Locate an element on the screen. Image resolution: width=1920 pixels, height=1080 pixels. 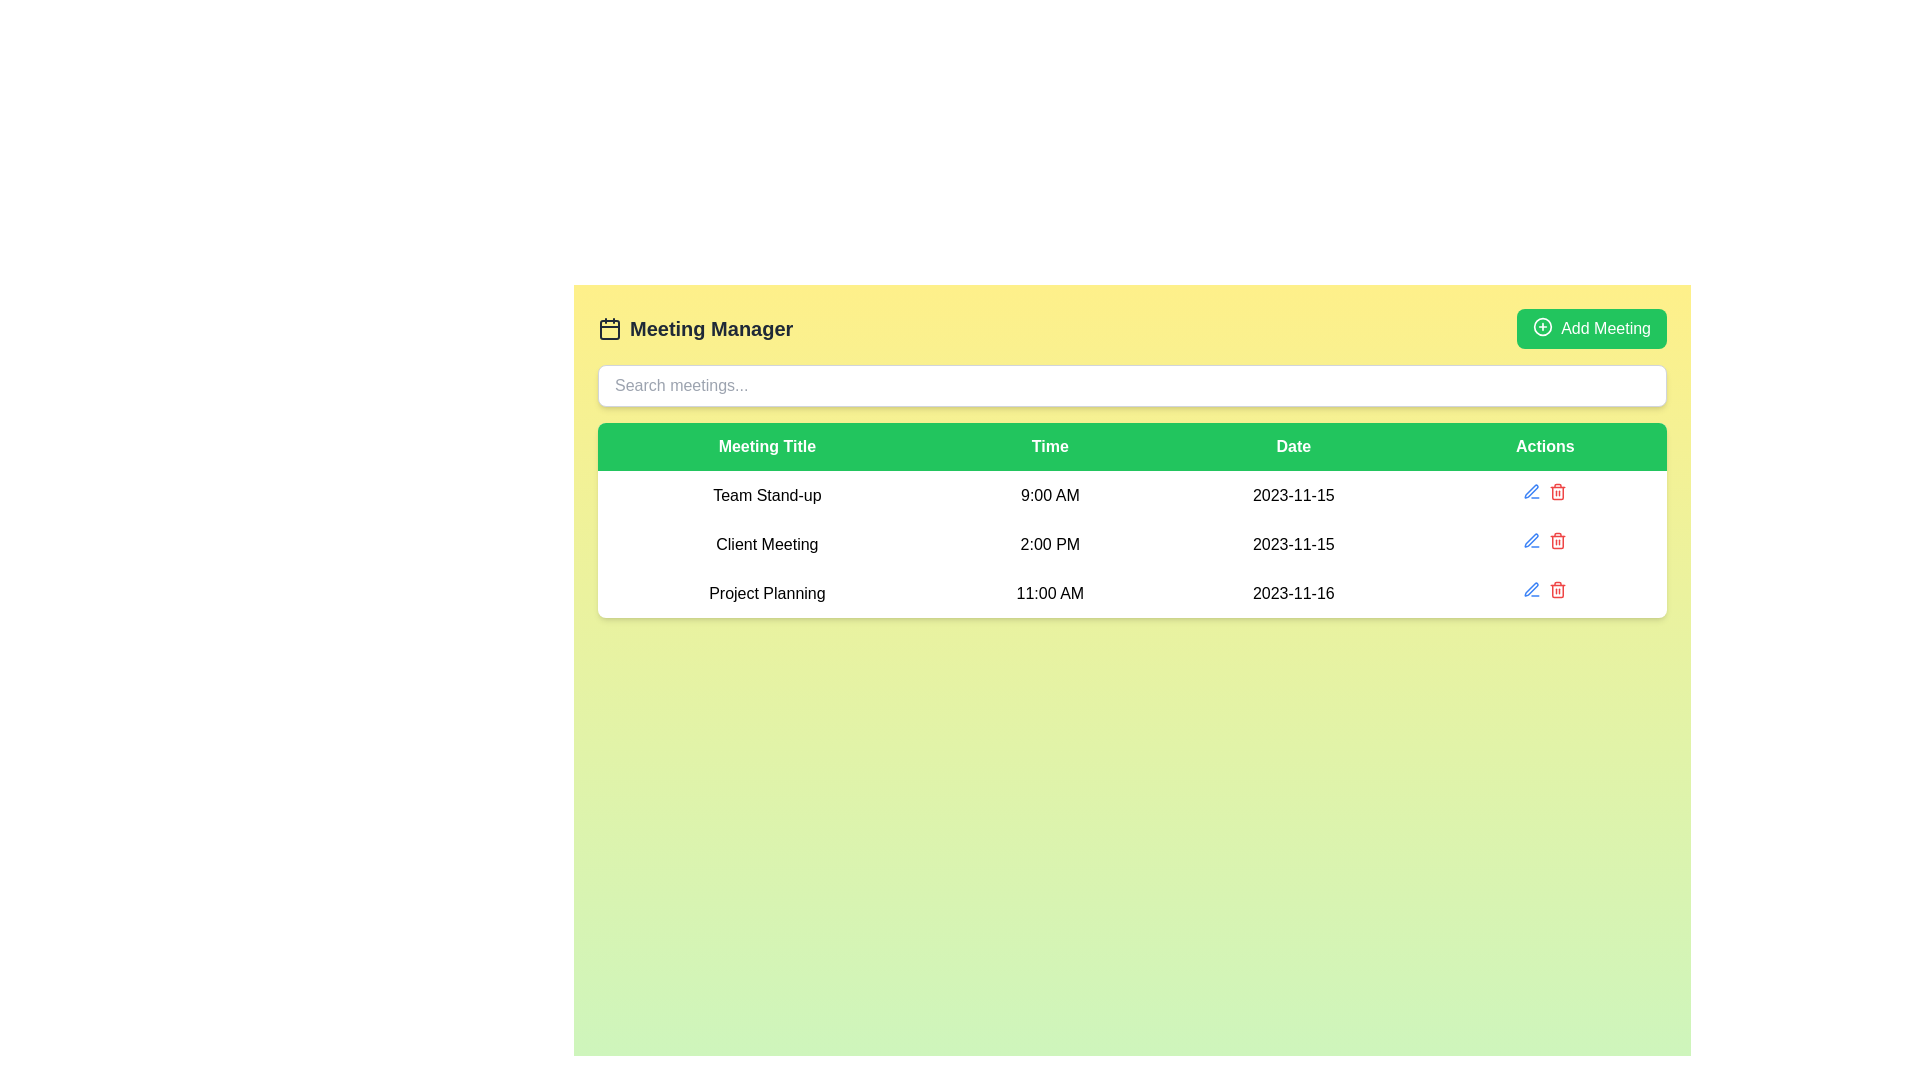
the empty interactive icon located under the 'Actions' column in the 'Client Meeting' row is located at coordinates (1544, 544).